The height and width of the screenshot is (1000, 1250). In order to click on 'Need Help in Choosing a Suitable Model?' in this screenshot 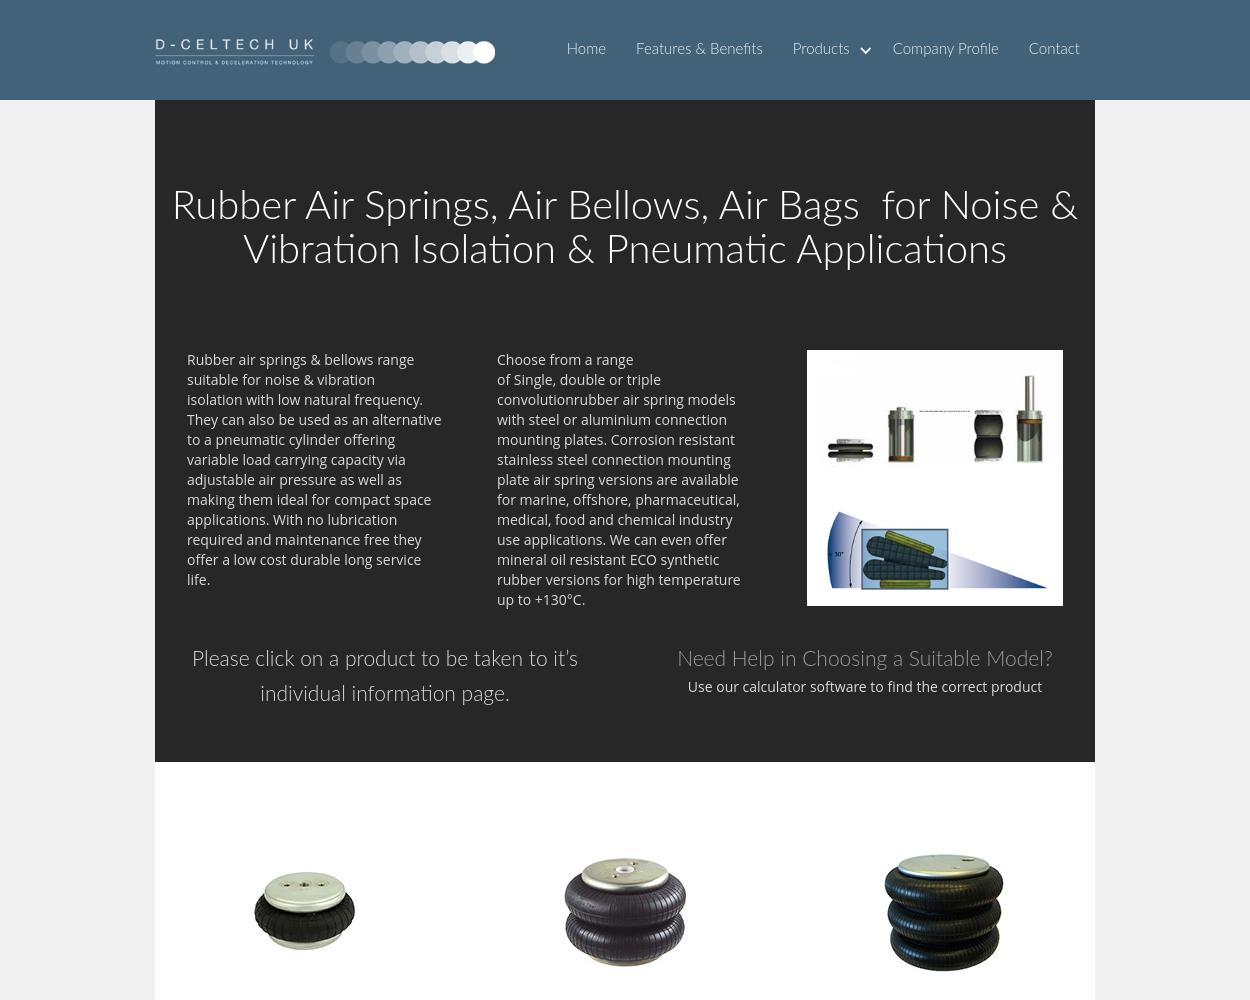, I will do `click(863, 659)`.